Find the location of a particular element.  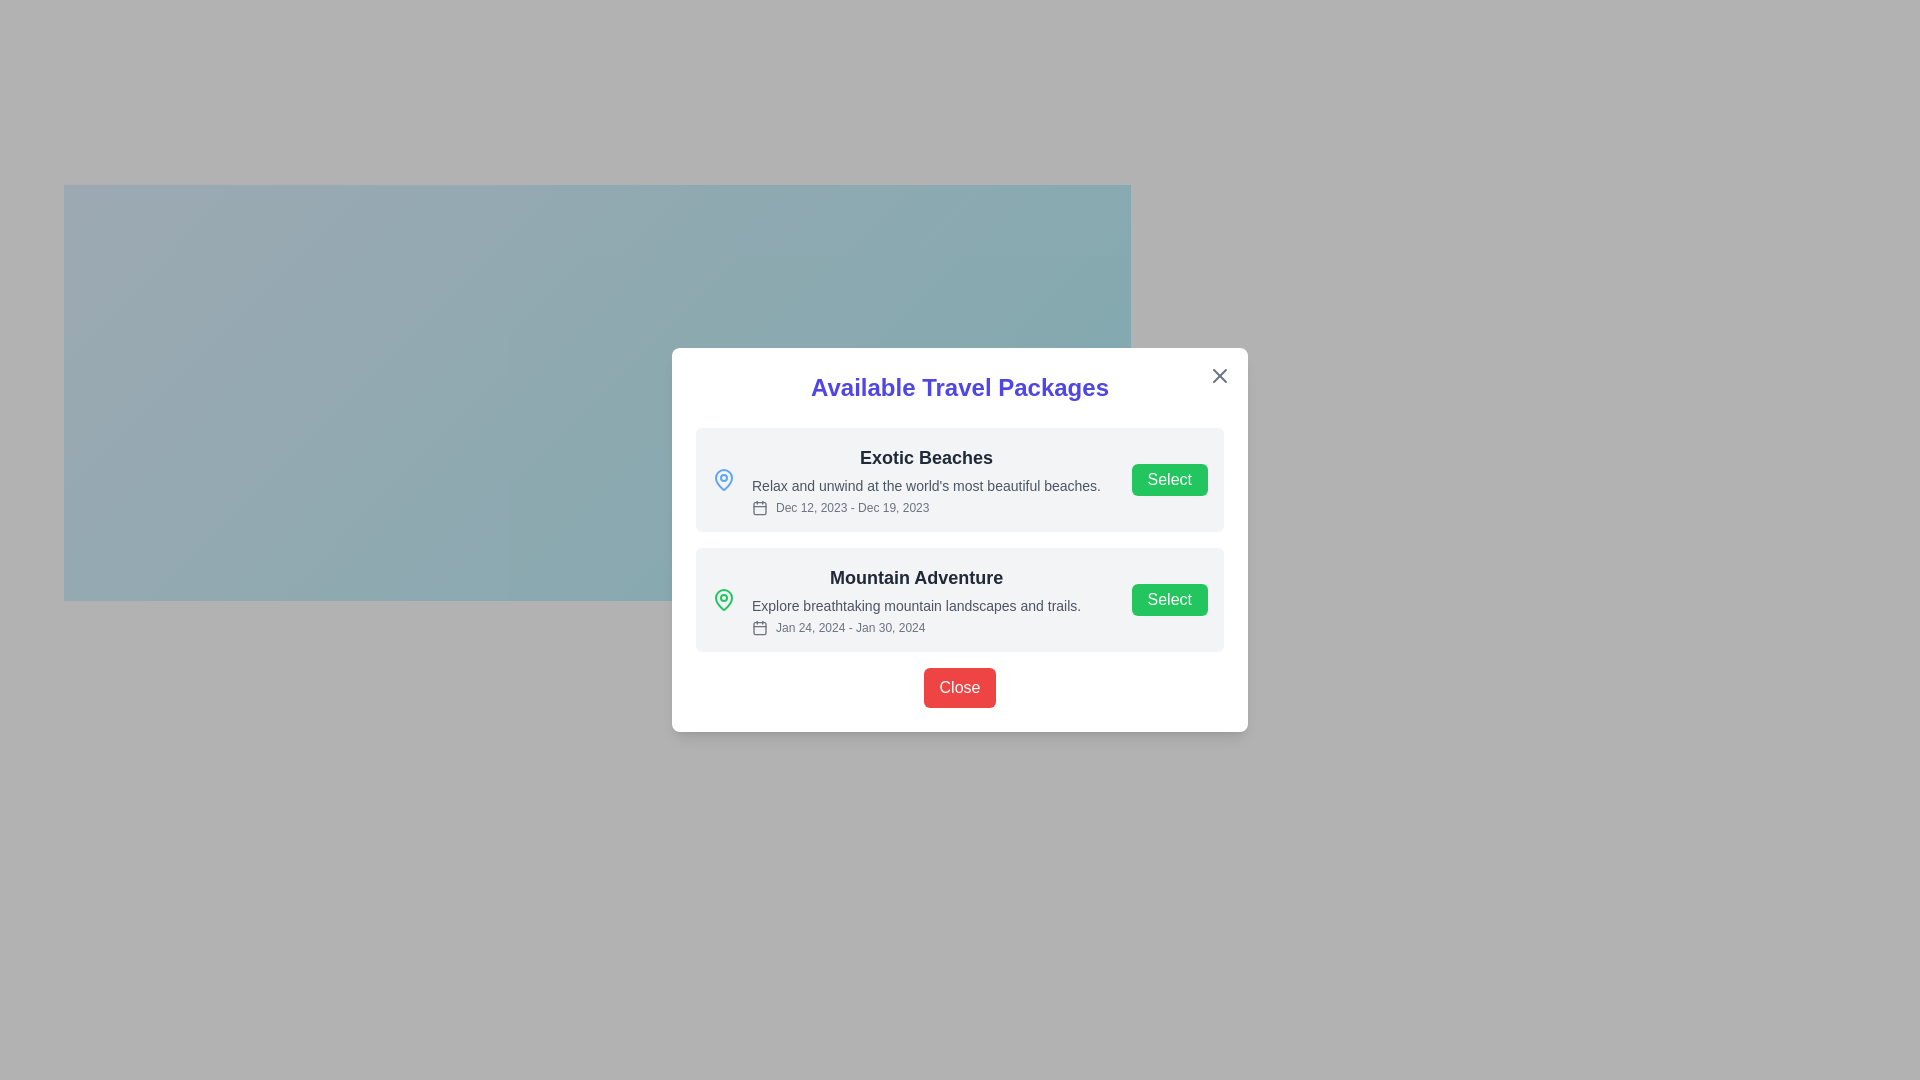

the Close button with an 'X' icon located at the top-right corner of the modal dialog titled 'Available Travel Packages' to change its color is located at coordinates (1218, 375).